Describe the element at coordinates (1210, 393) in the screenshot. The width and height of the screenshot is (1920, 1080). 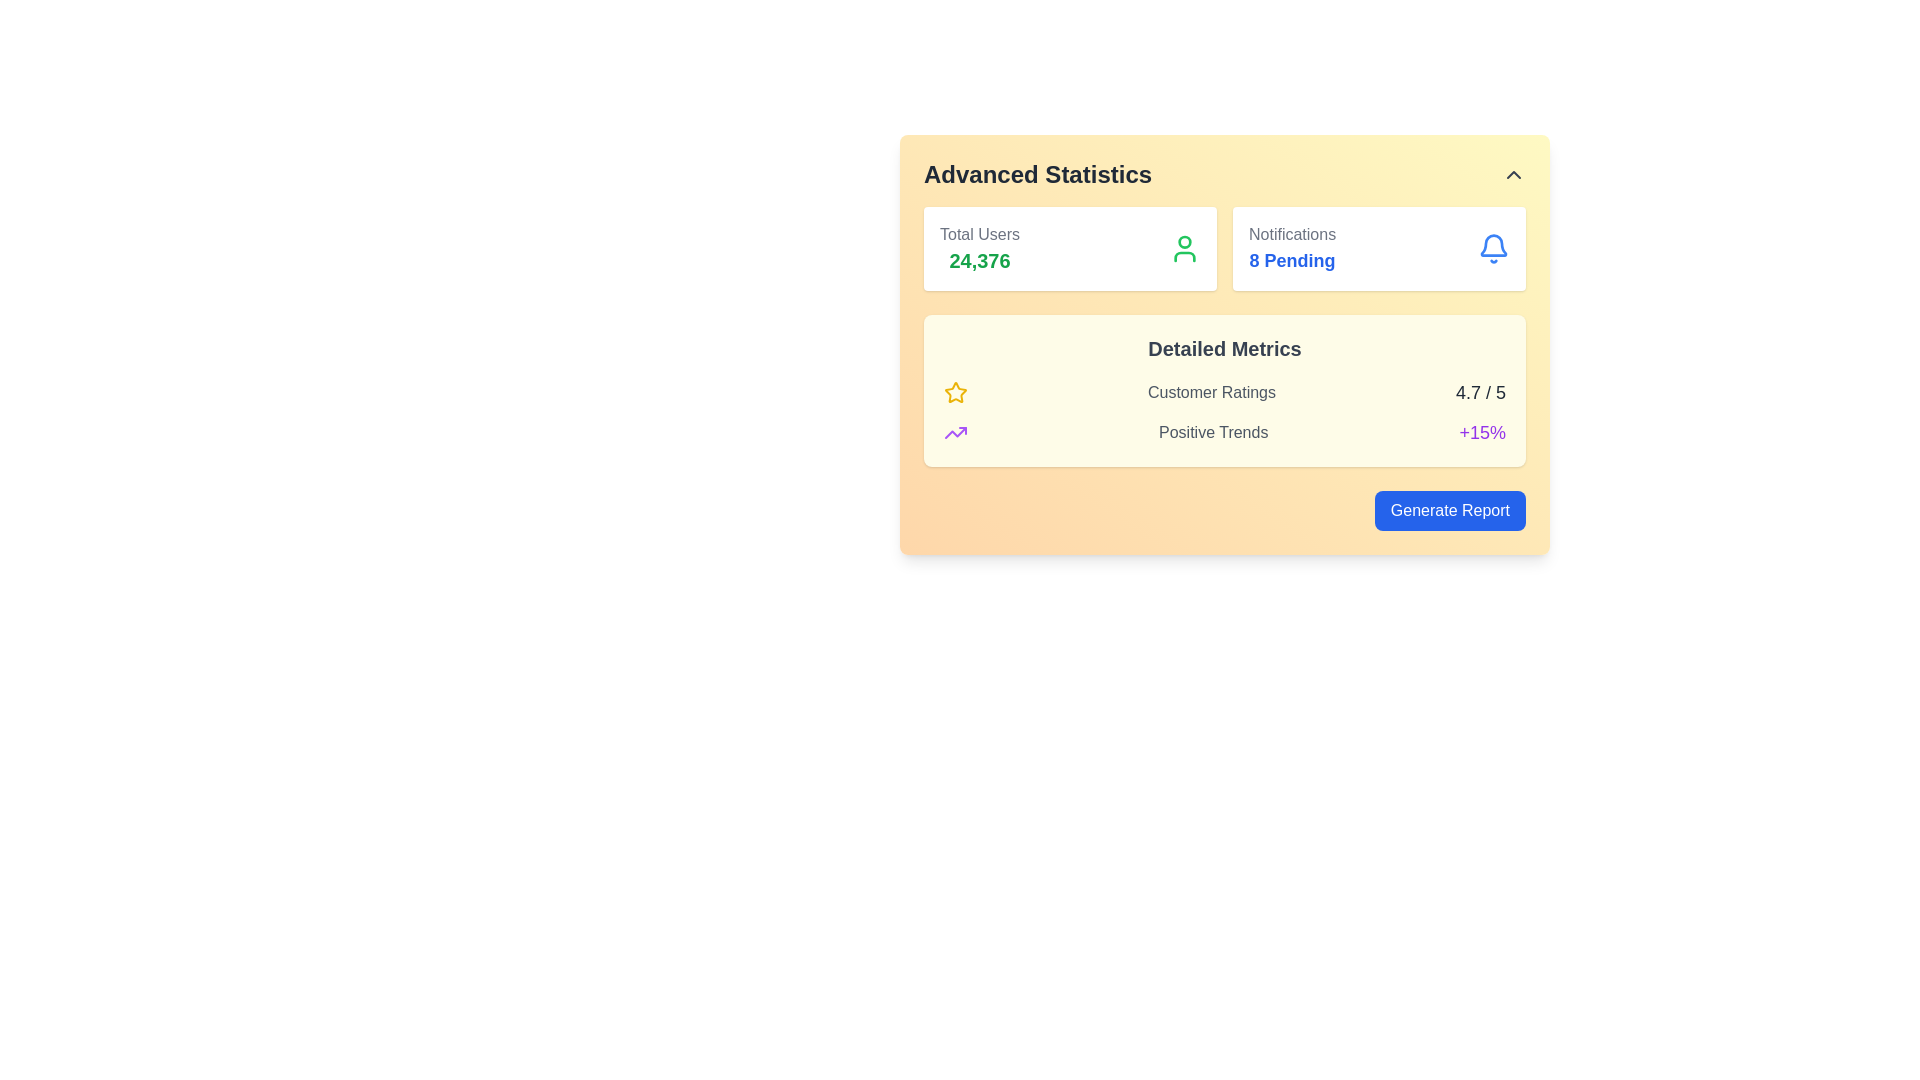
I see `the Text Label that describes customer ratings, located in the 'Detailed Metrics' section, between a yellow star icon and the rating display '4.7 / 5.'` at that location.